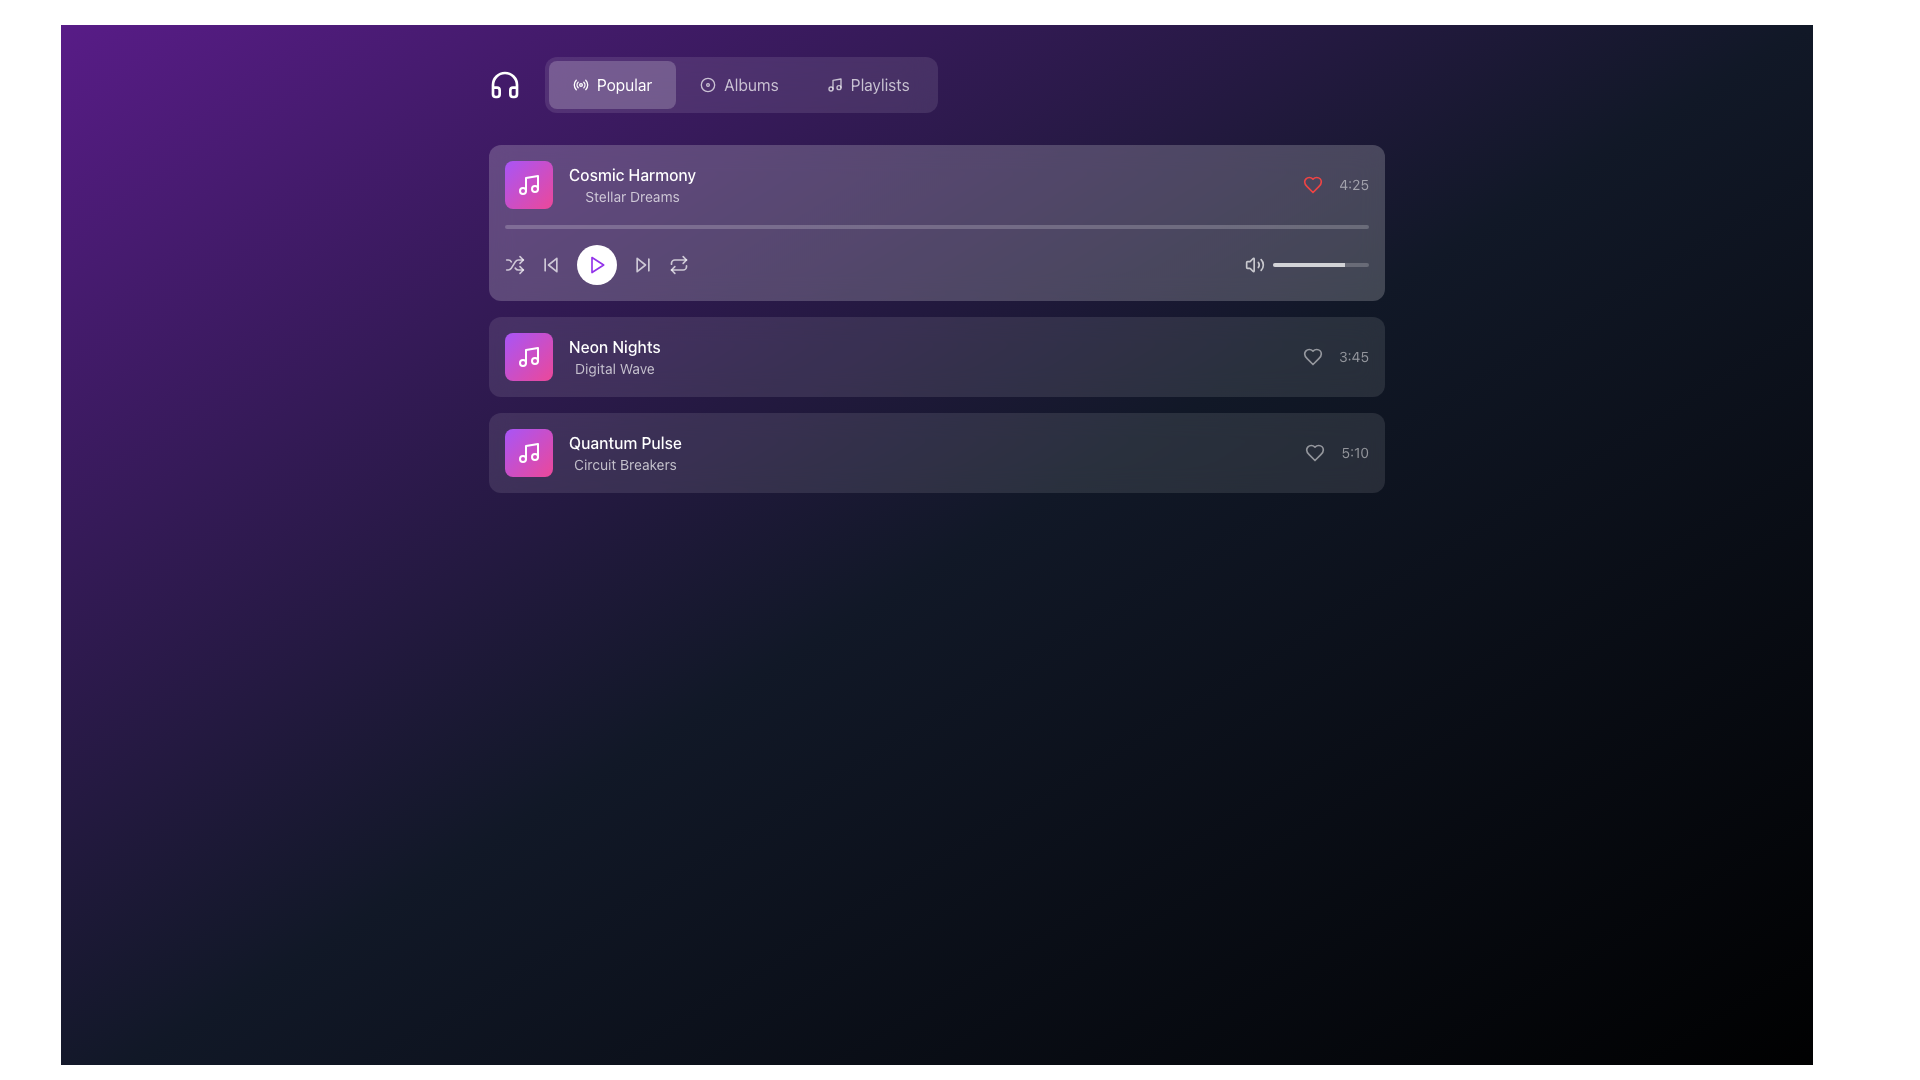  I want to click on the 'Playlists' text label that is displayed in a light-colored font on a dark purple background, located in the navigation bar of the upper section of the interface, so click(880, 83).